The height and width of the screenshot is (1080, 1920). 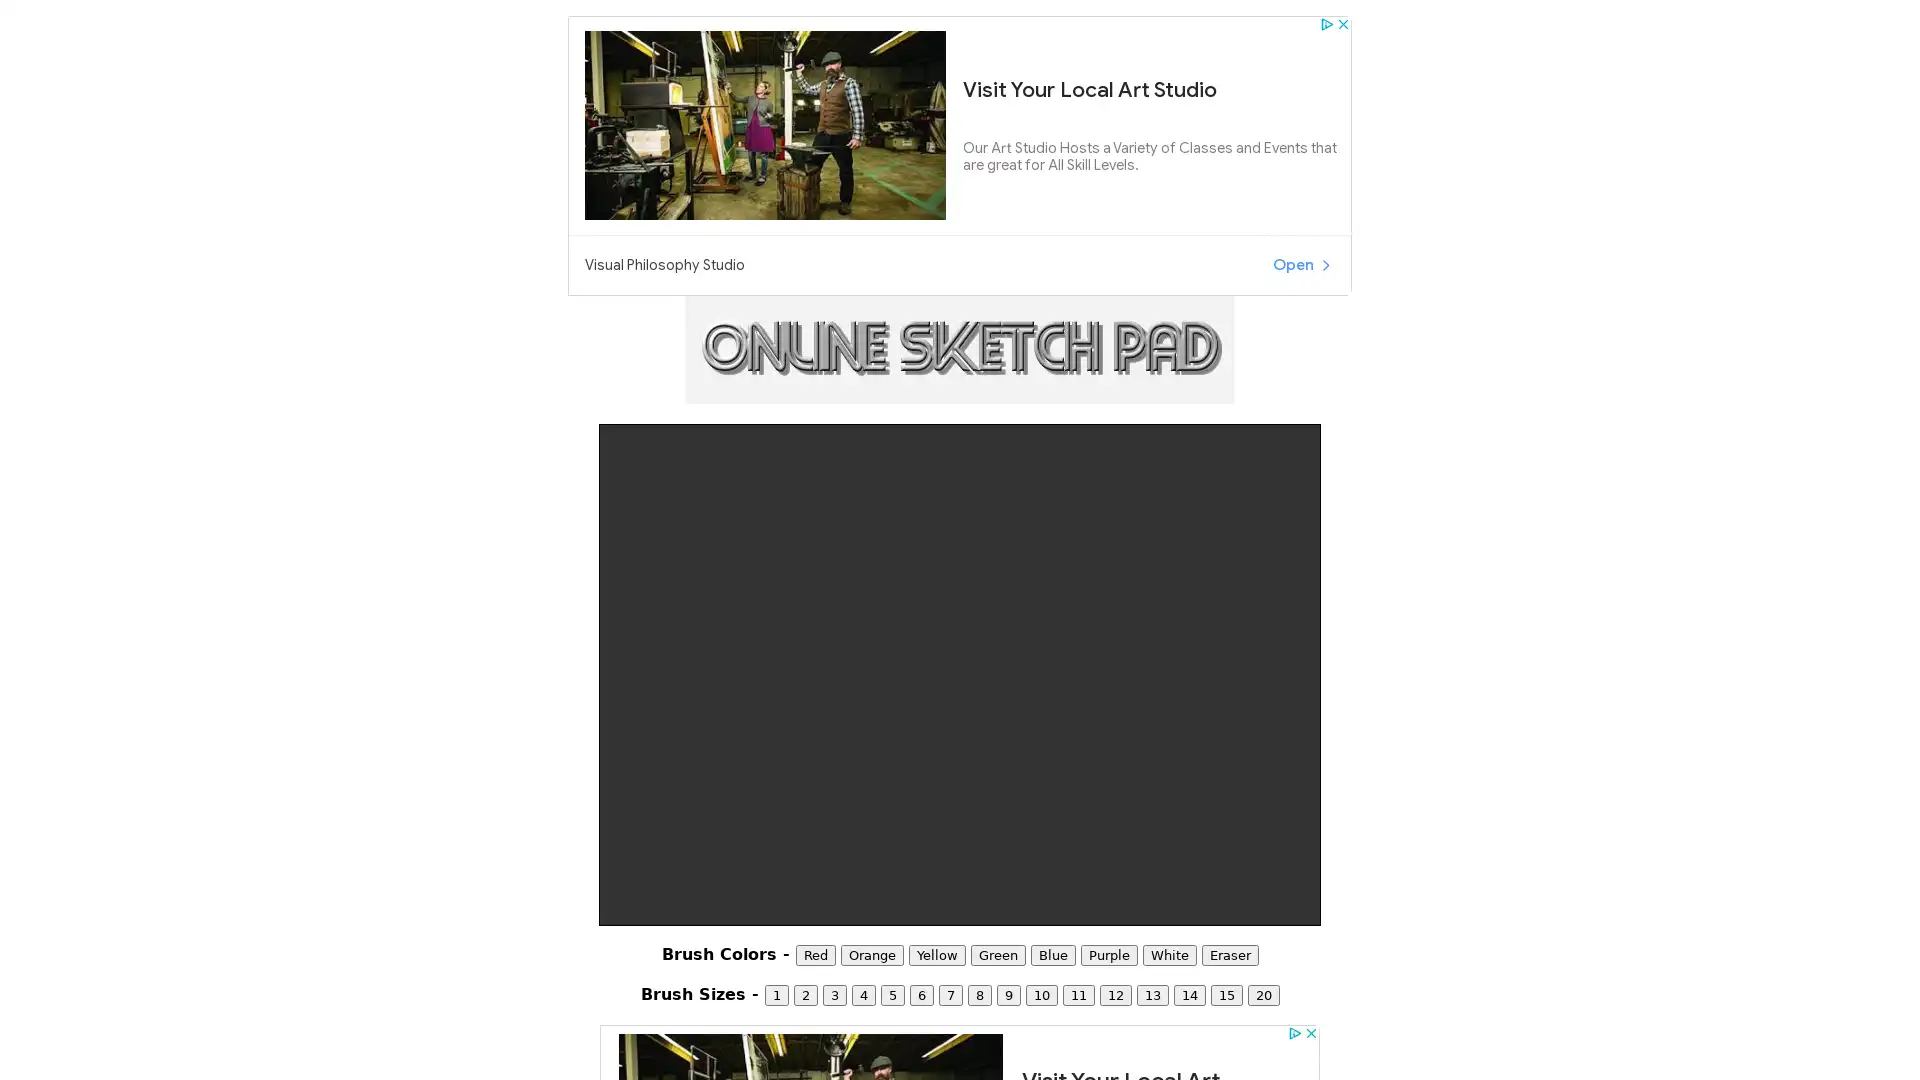 What do you see at coordinates (1107, 954) in the screenshot?
I see `Purple` at bounding box center [1107, 954].